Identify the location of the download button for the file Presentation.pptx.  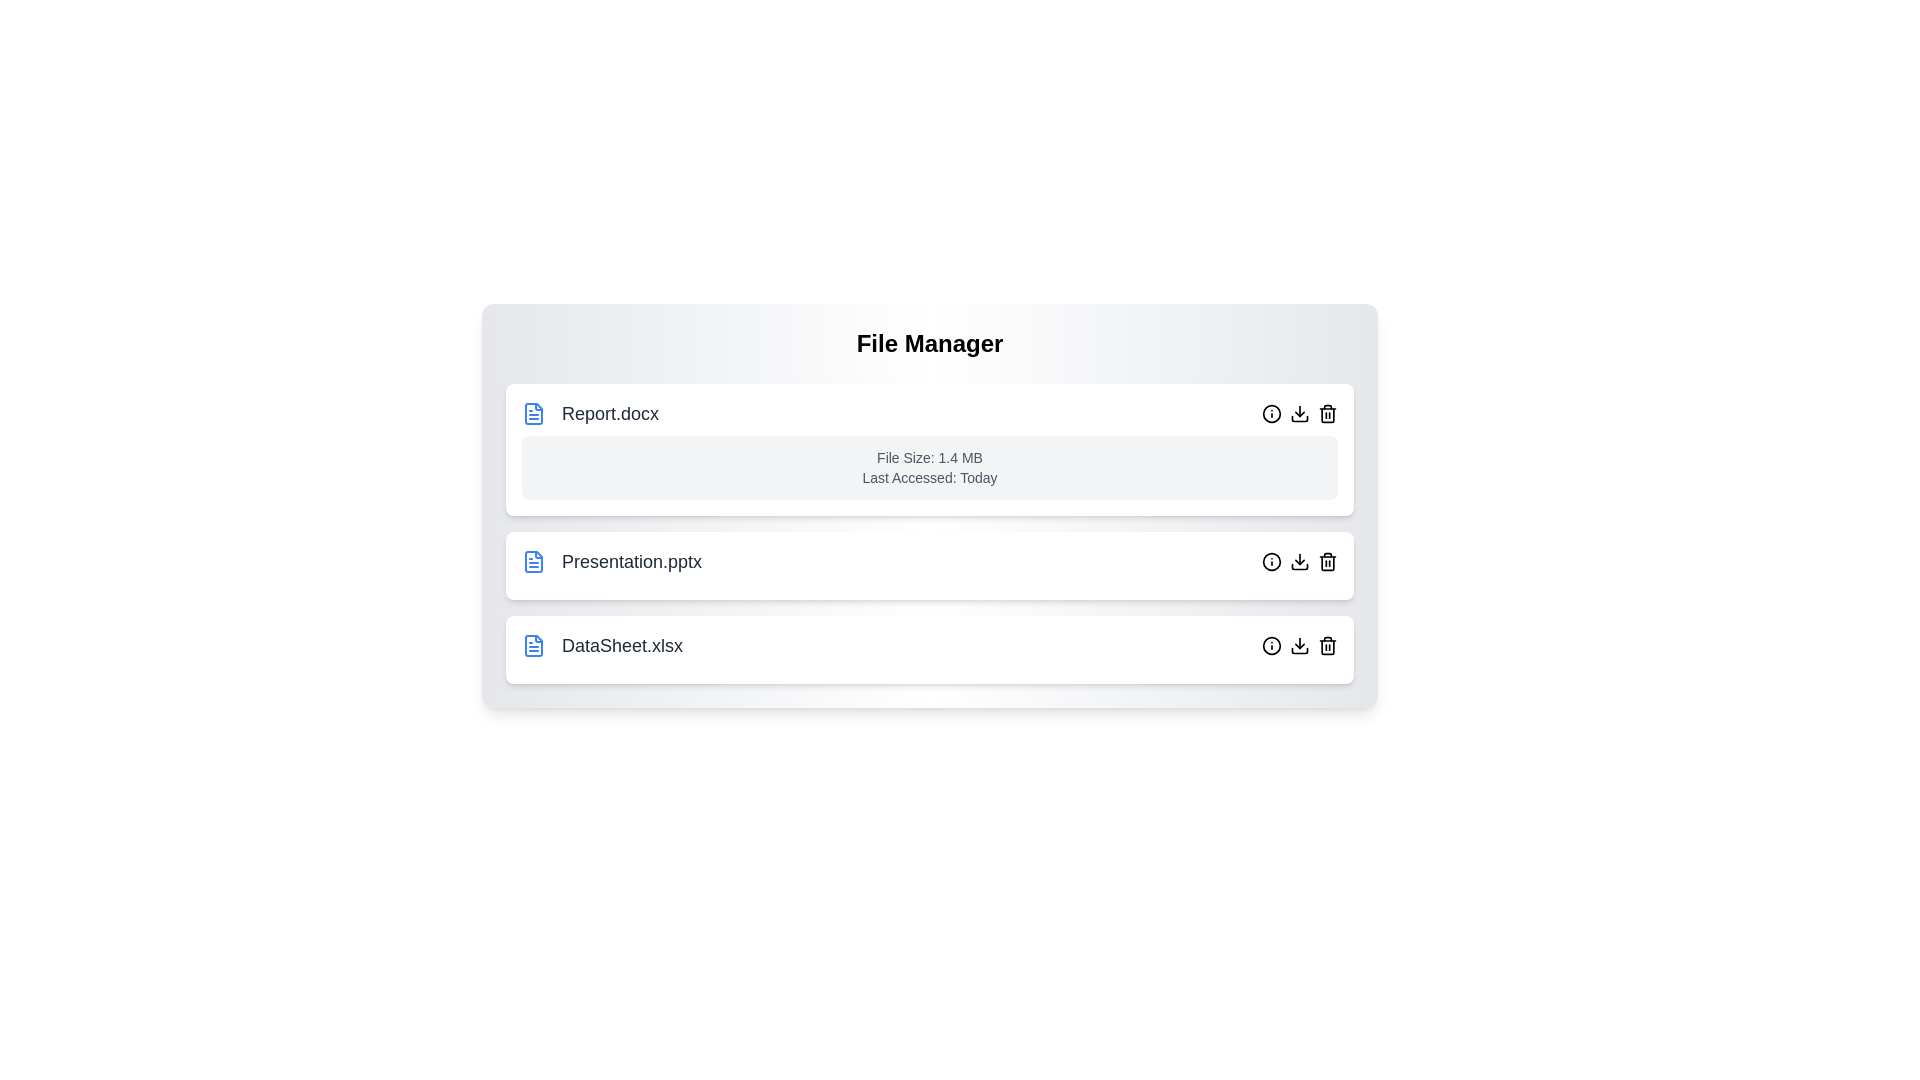
(1300, 562).